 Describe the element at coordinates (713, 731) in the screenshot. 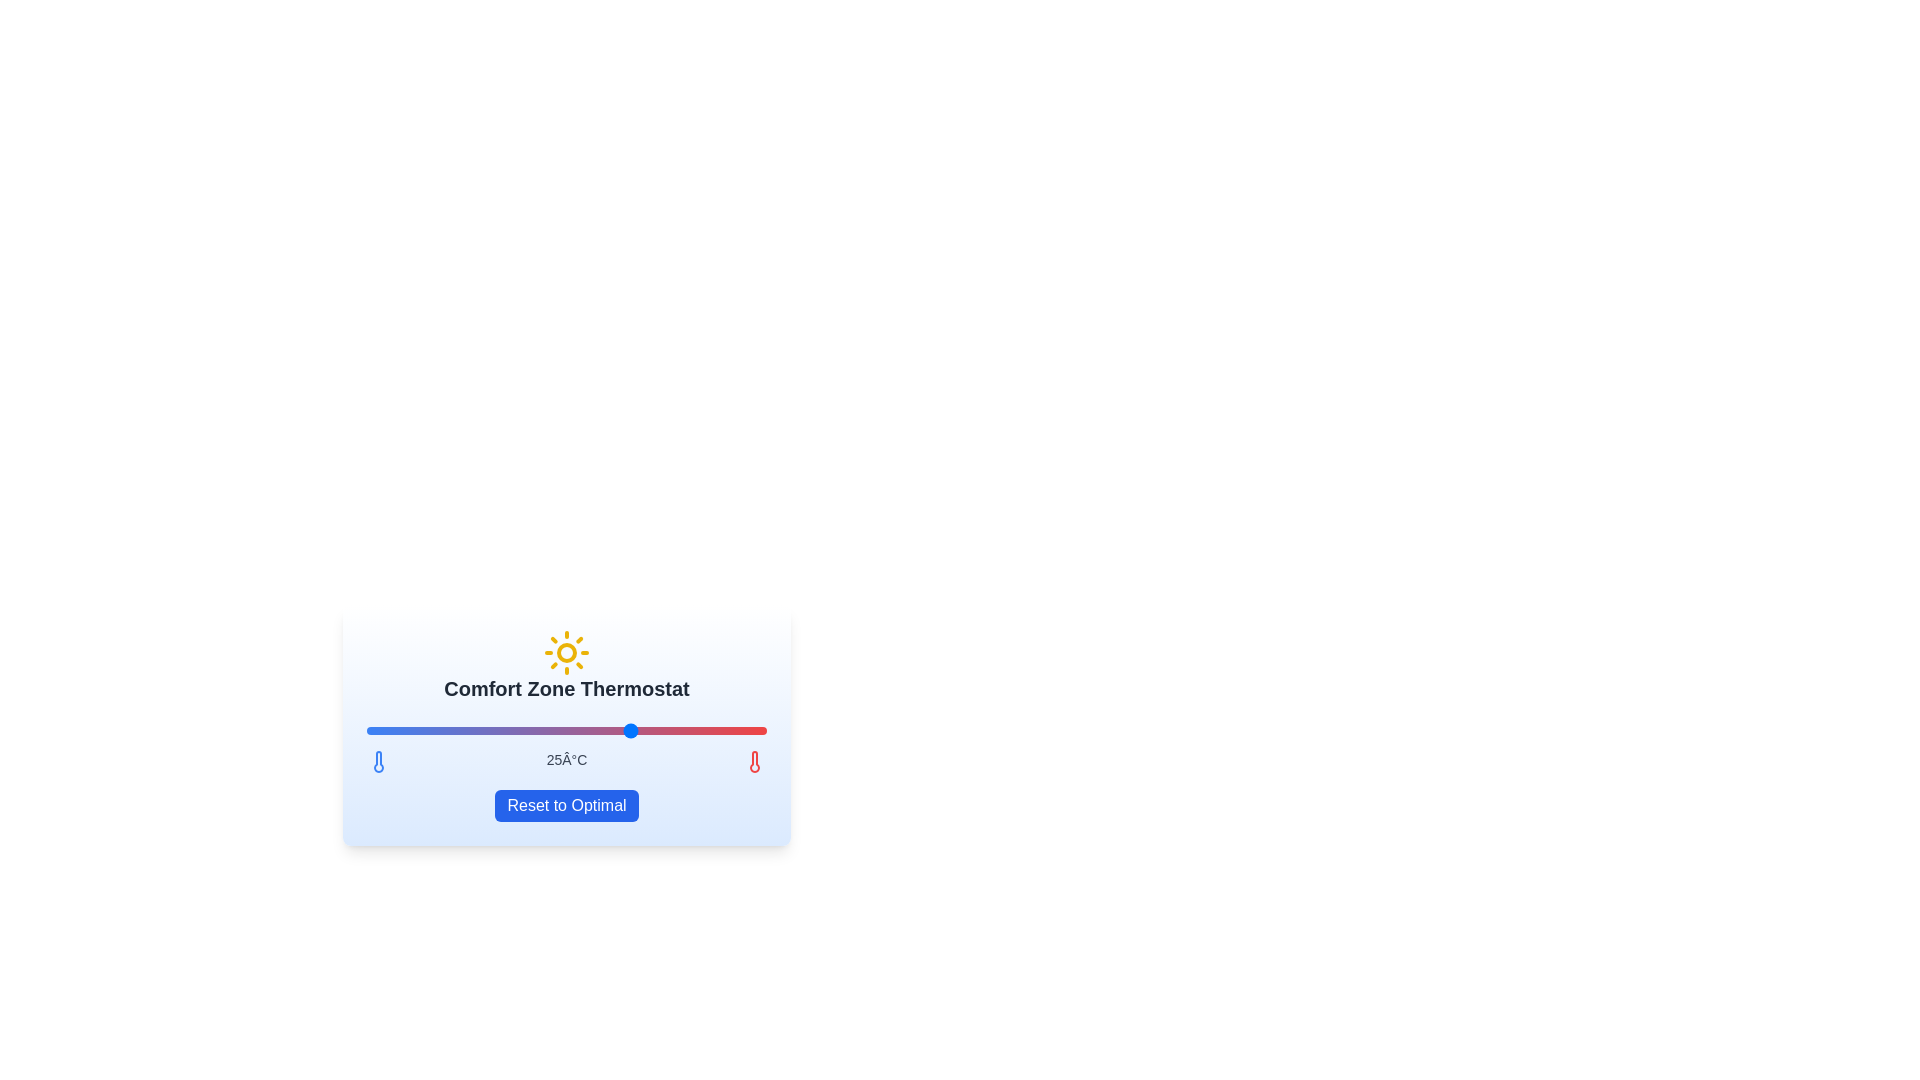

I see `the temperature slider to set the temperature to 28°C` at that location.